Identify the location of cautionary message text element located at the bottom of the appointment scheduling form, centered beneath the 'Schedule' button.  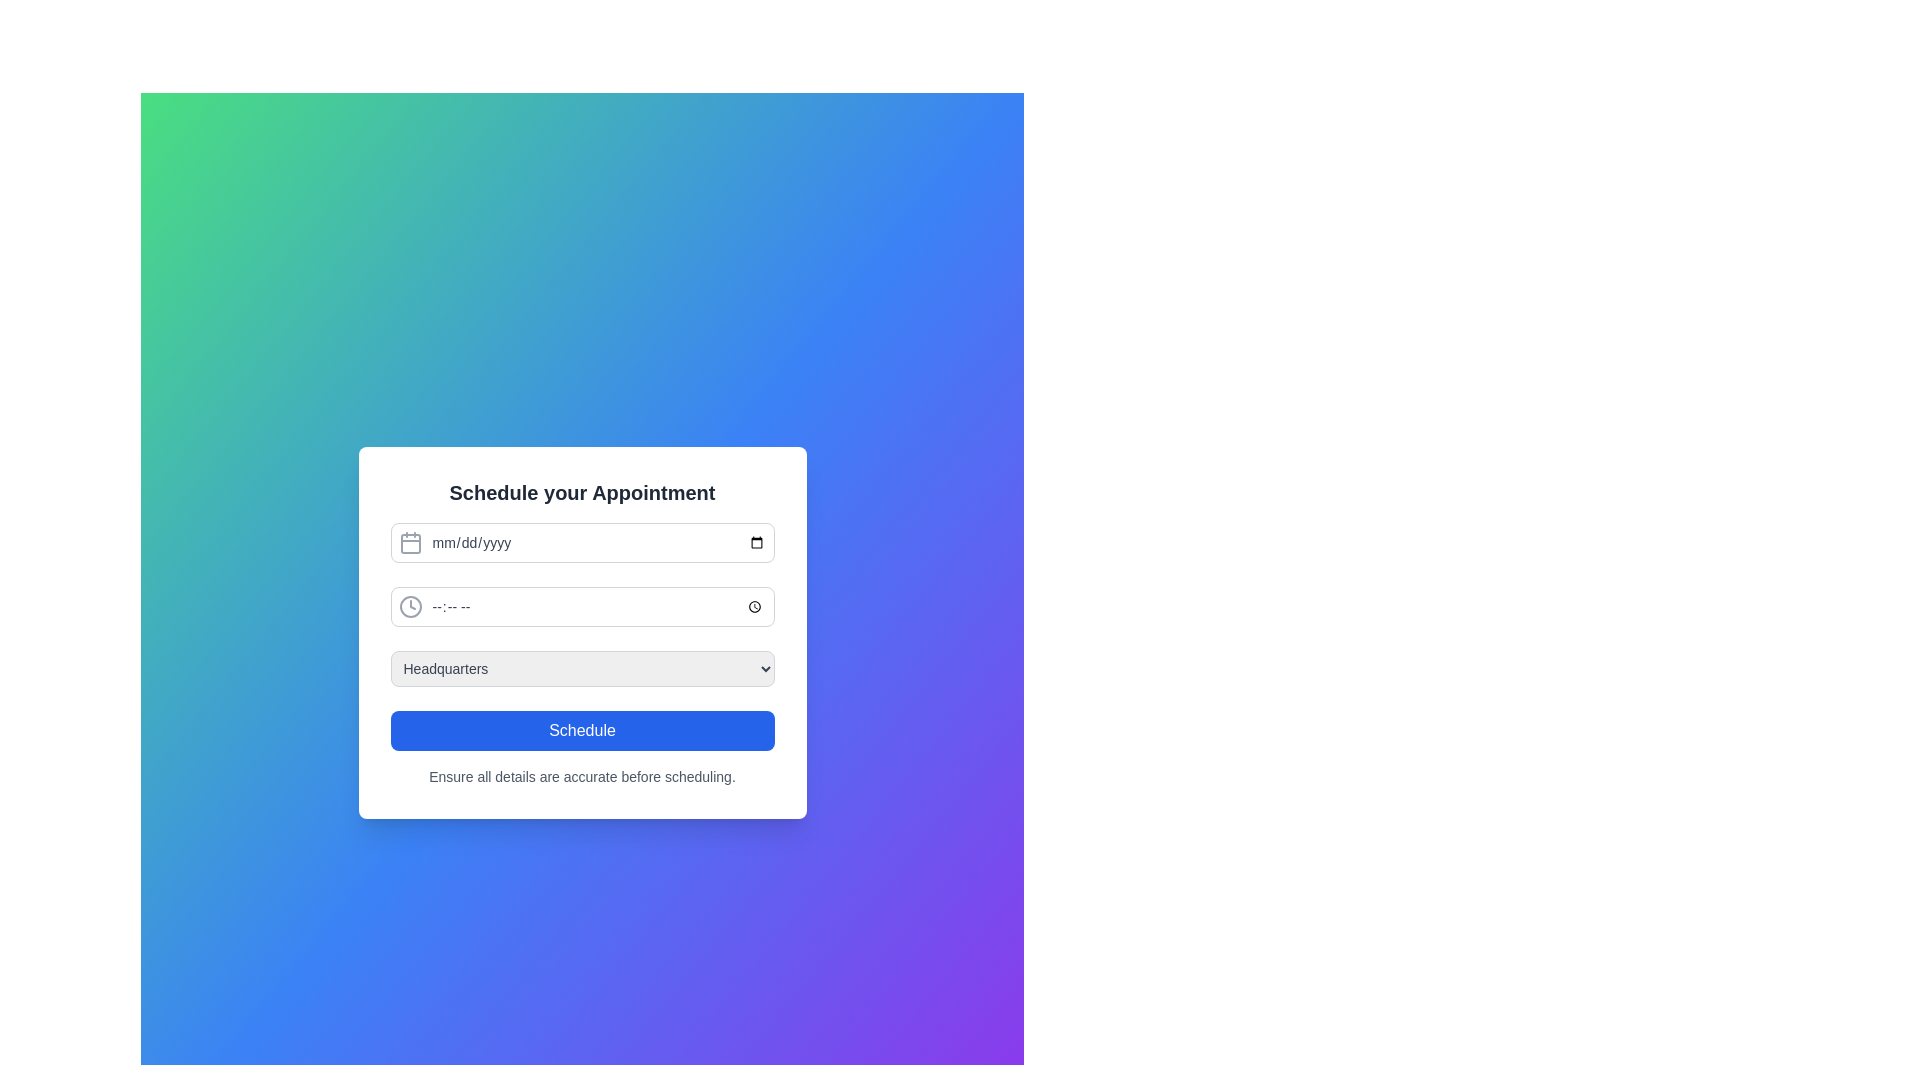
(581, 775).